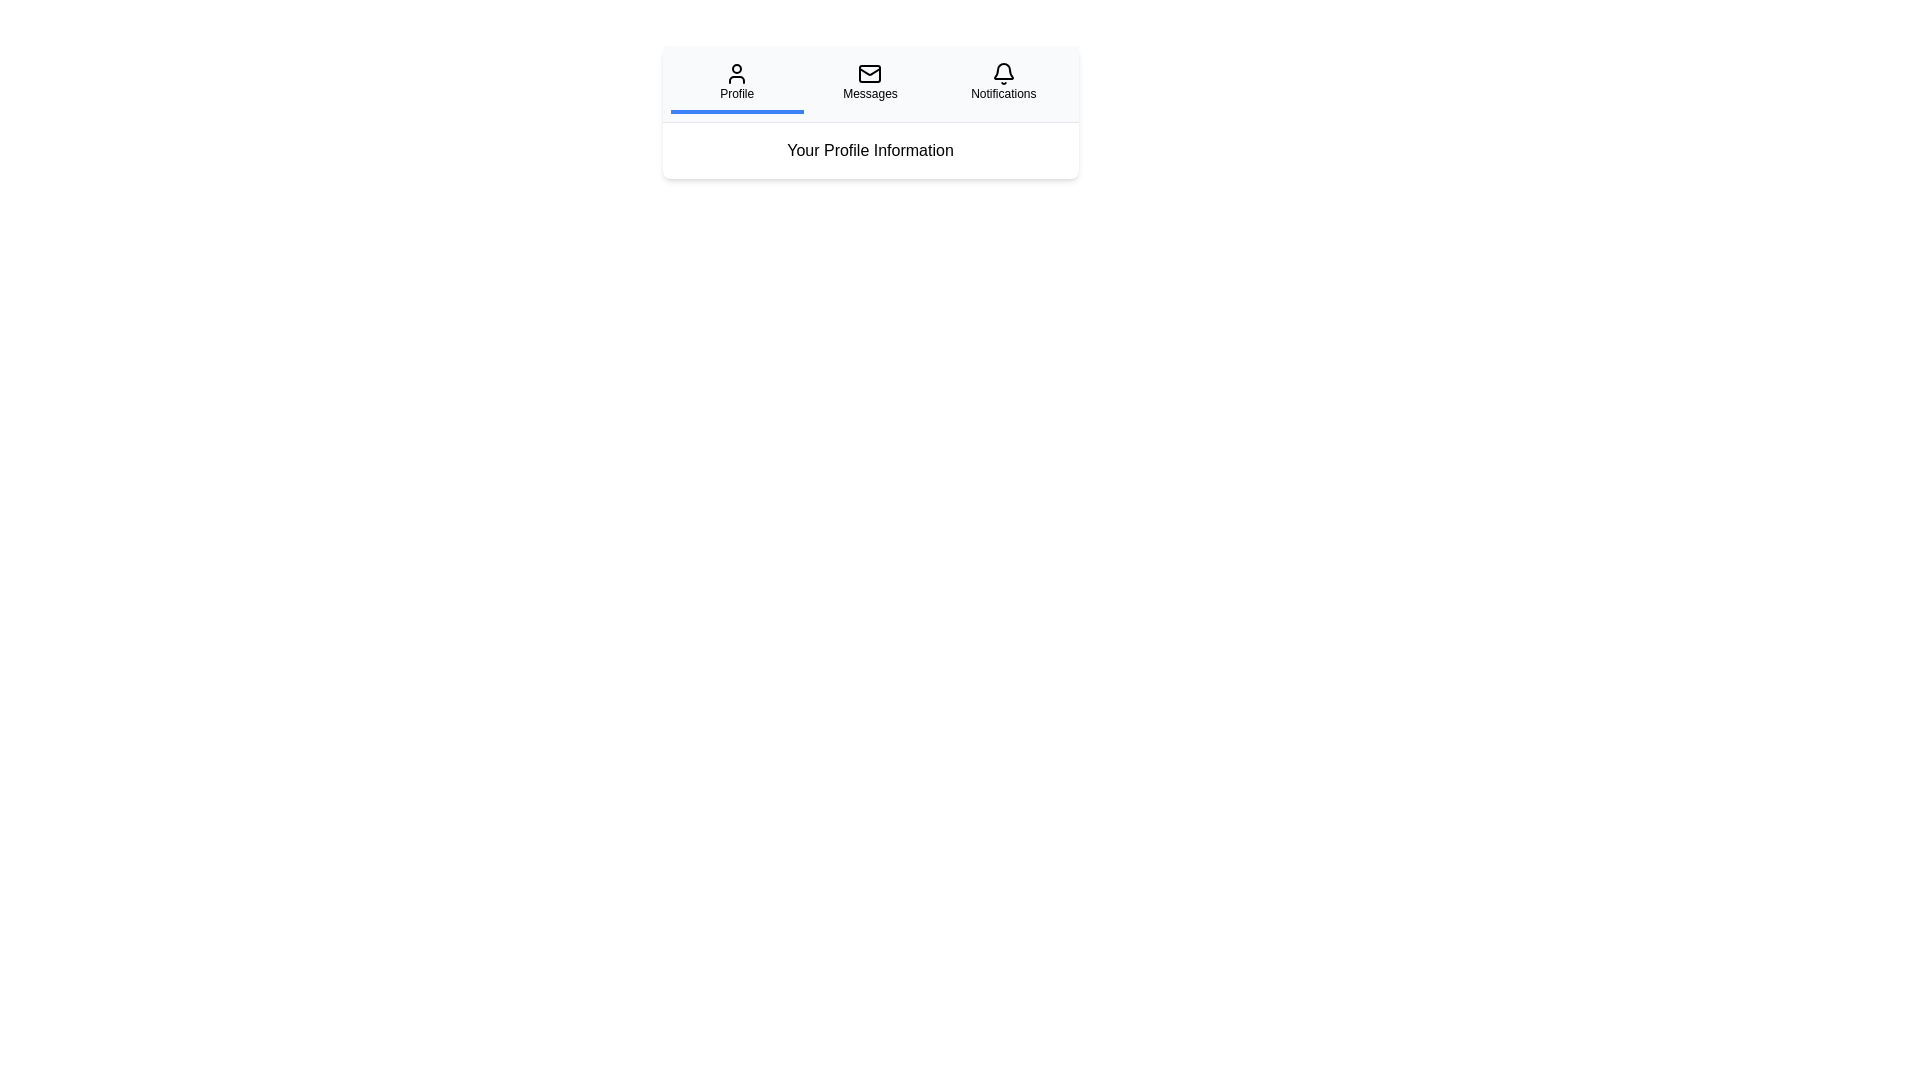  What do you see at coordinates (736, 83) in the screenshot?
I see `the user profile icon button labeled 'Profile'` at bounding box center [736, 83].